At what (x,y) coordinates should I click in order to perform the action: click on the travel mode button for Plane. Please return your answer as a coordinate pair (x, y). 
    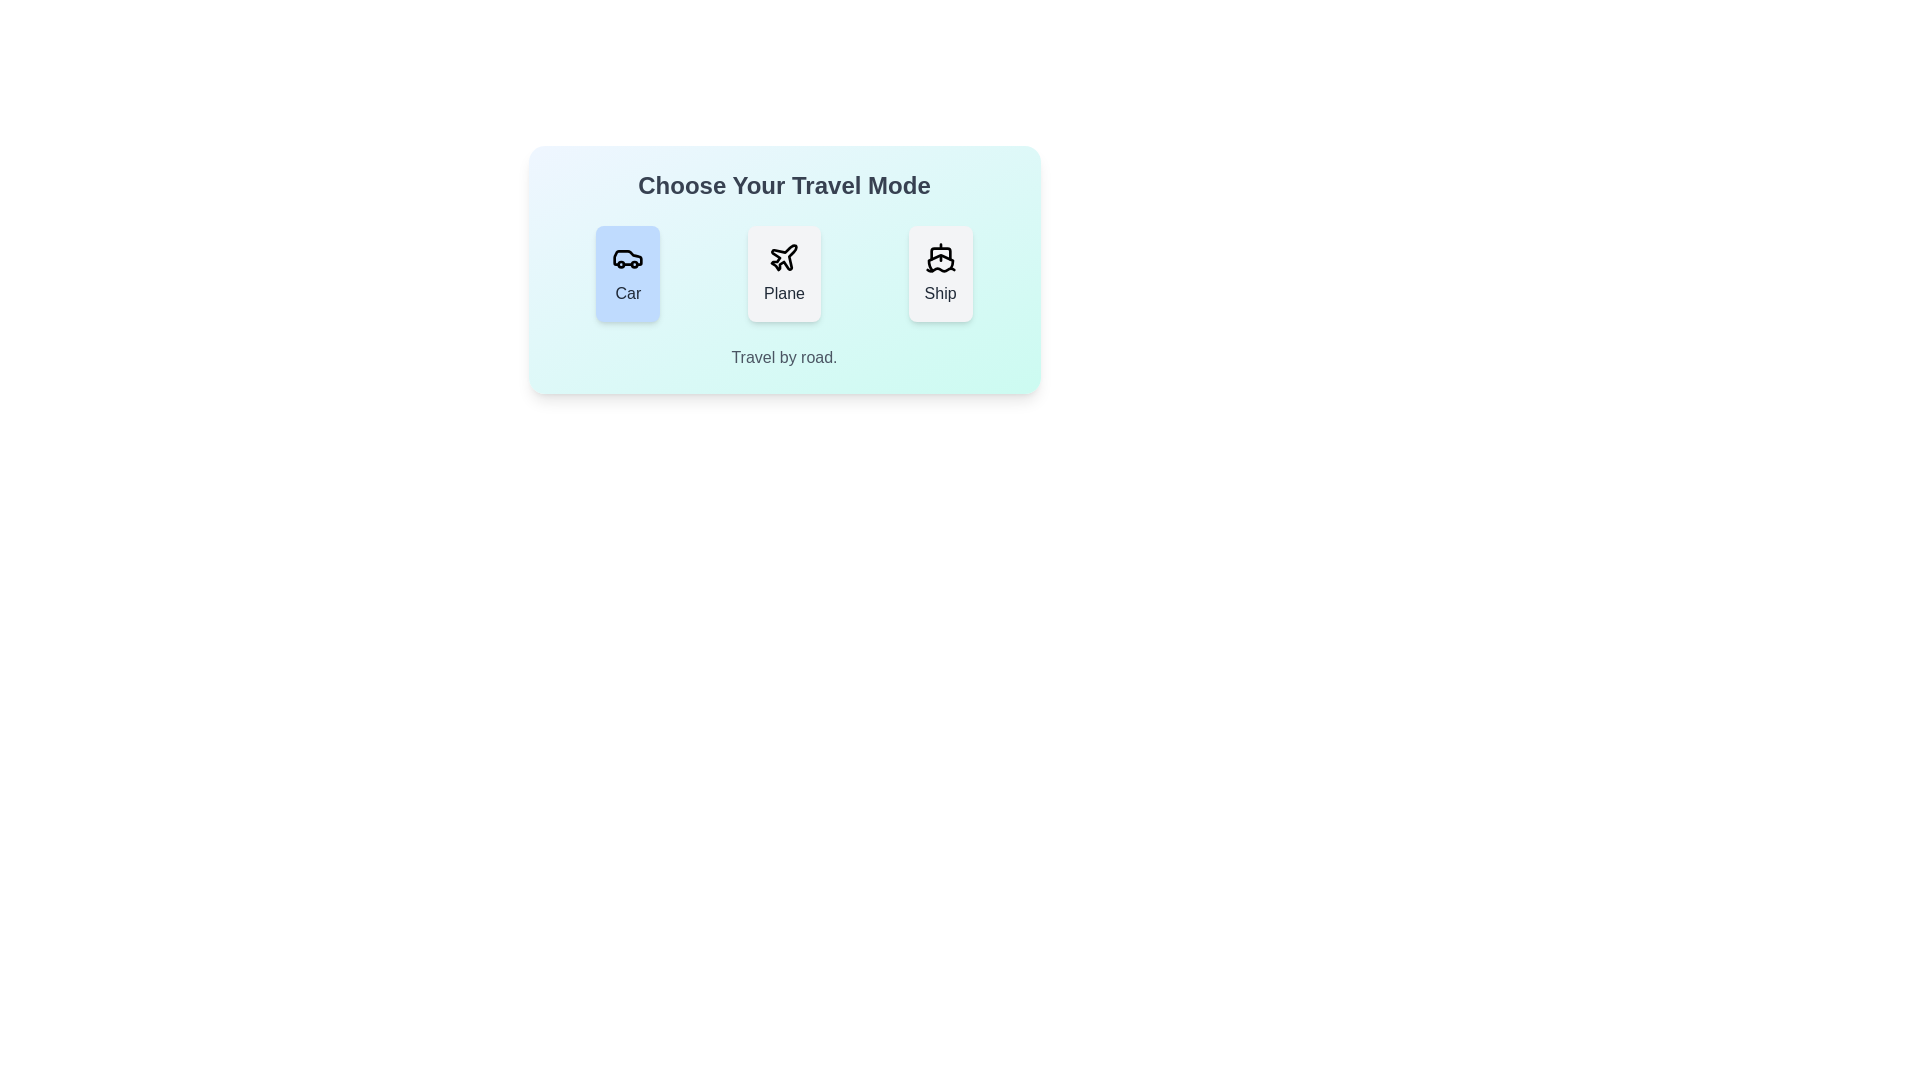
    Looking at the image, I should click on (783, 273).